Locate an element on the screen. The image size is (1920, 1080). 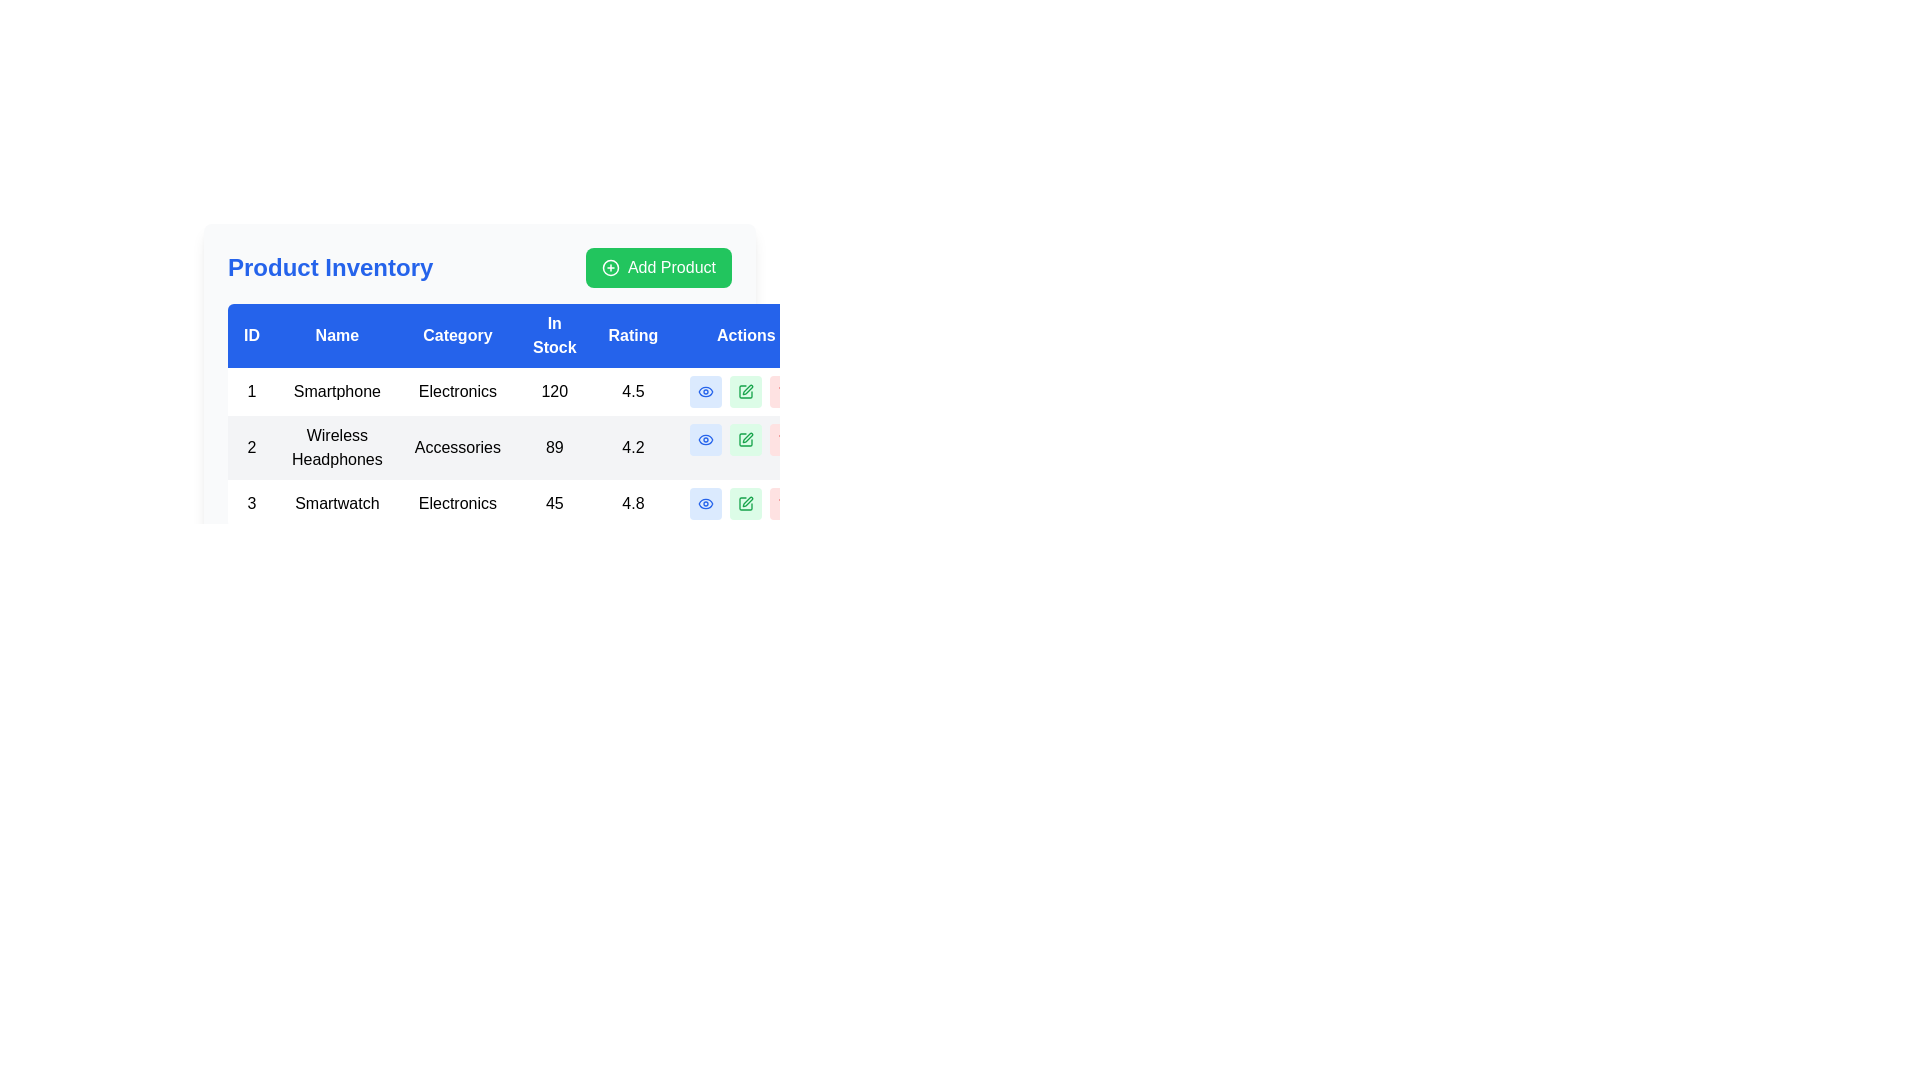
the text label displaying the number '45' in bold black font, located in the 'In Stock' column of the third row of the 'Product Inventory' table is located at coordinates (554, 503).